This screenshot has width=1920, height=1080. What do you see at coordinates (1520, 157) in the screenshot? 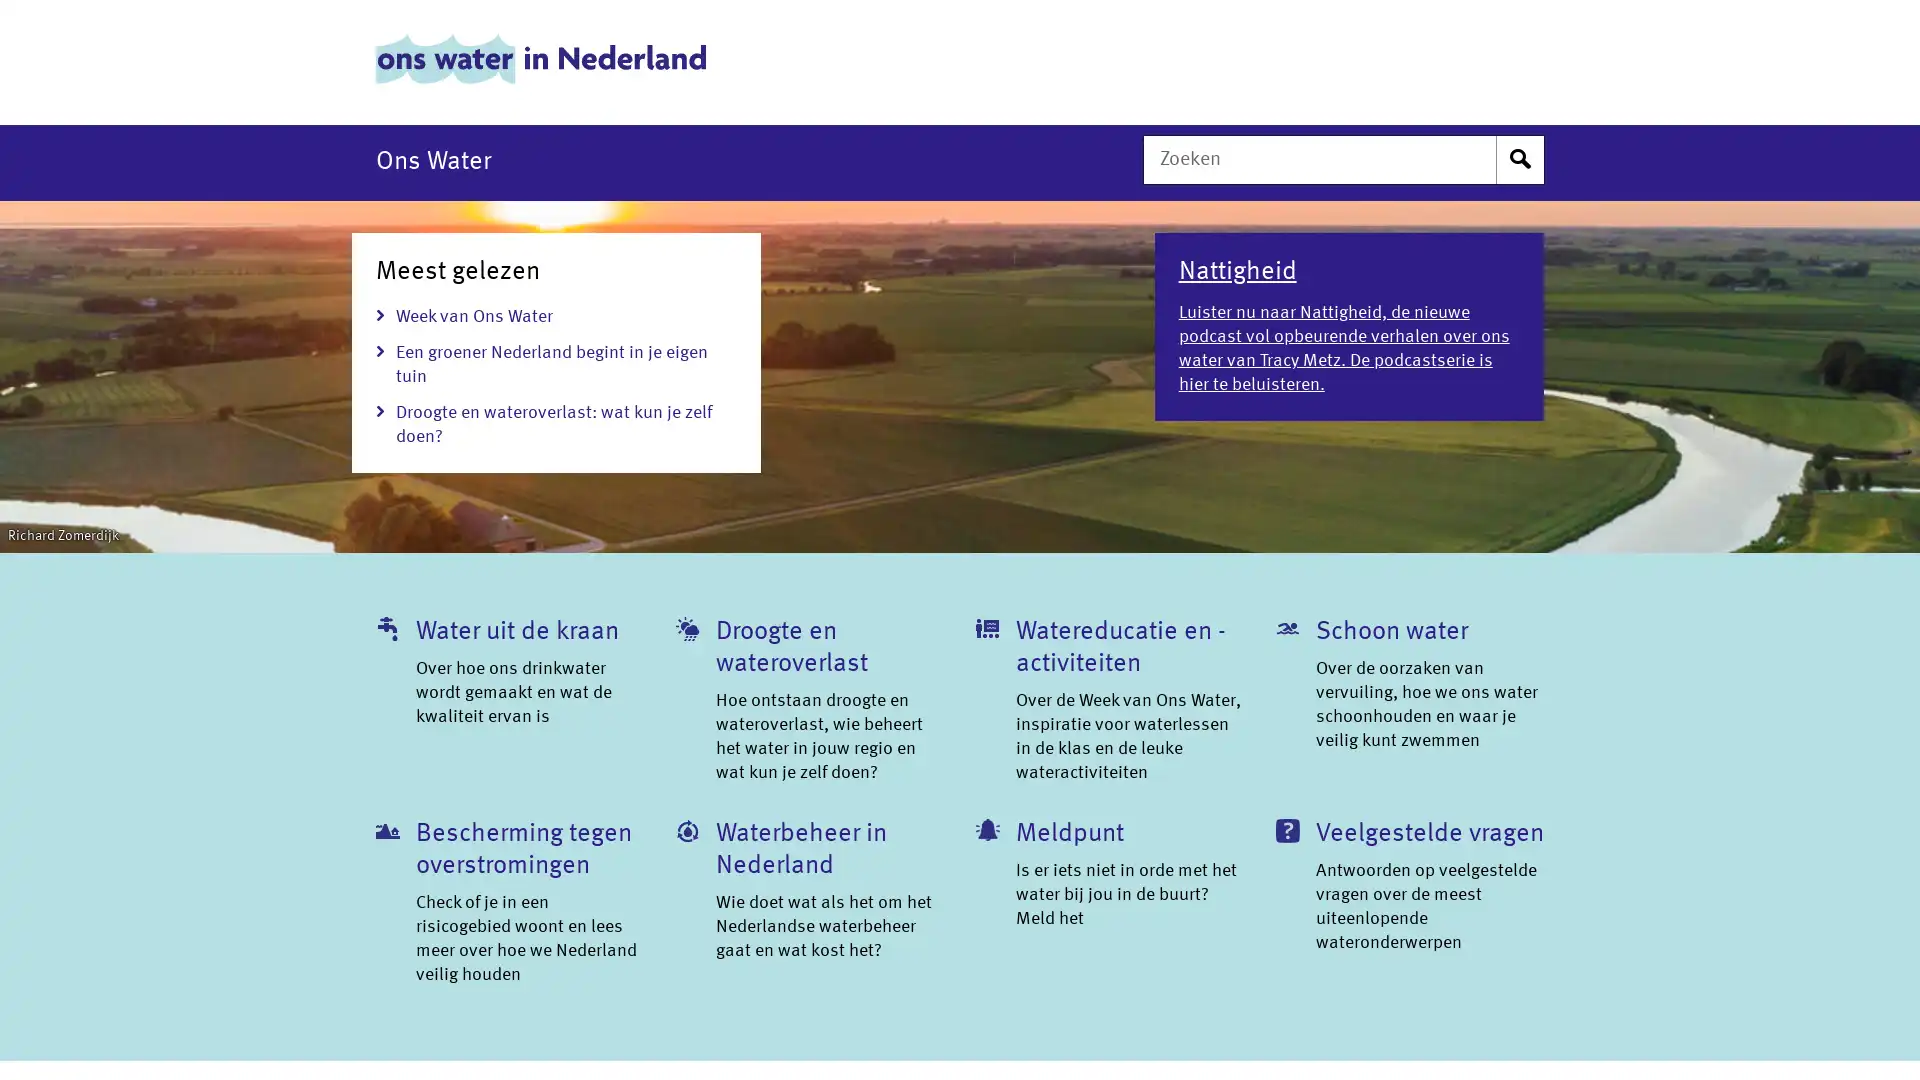
I see `Start zoeken` at bounding box center [1520, 157].